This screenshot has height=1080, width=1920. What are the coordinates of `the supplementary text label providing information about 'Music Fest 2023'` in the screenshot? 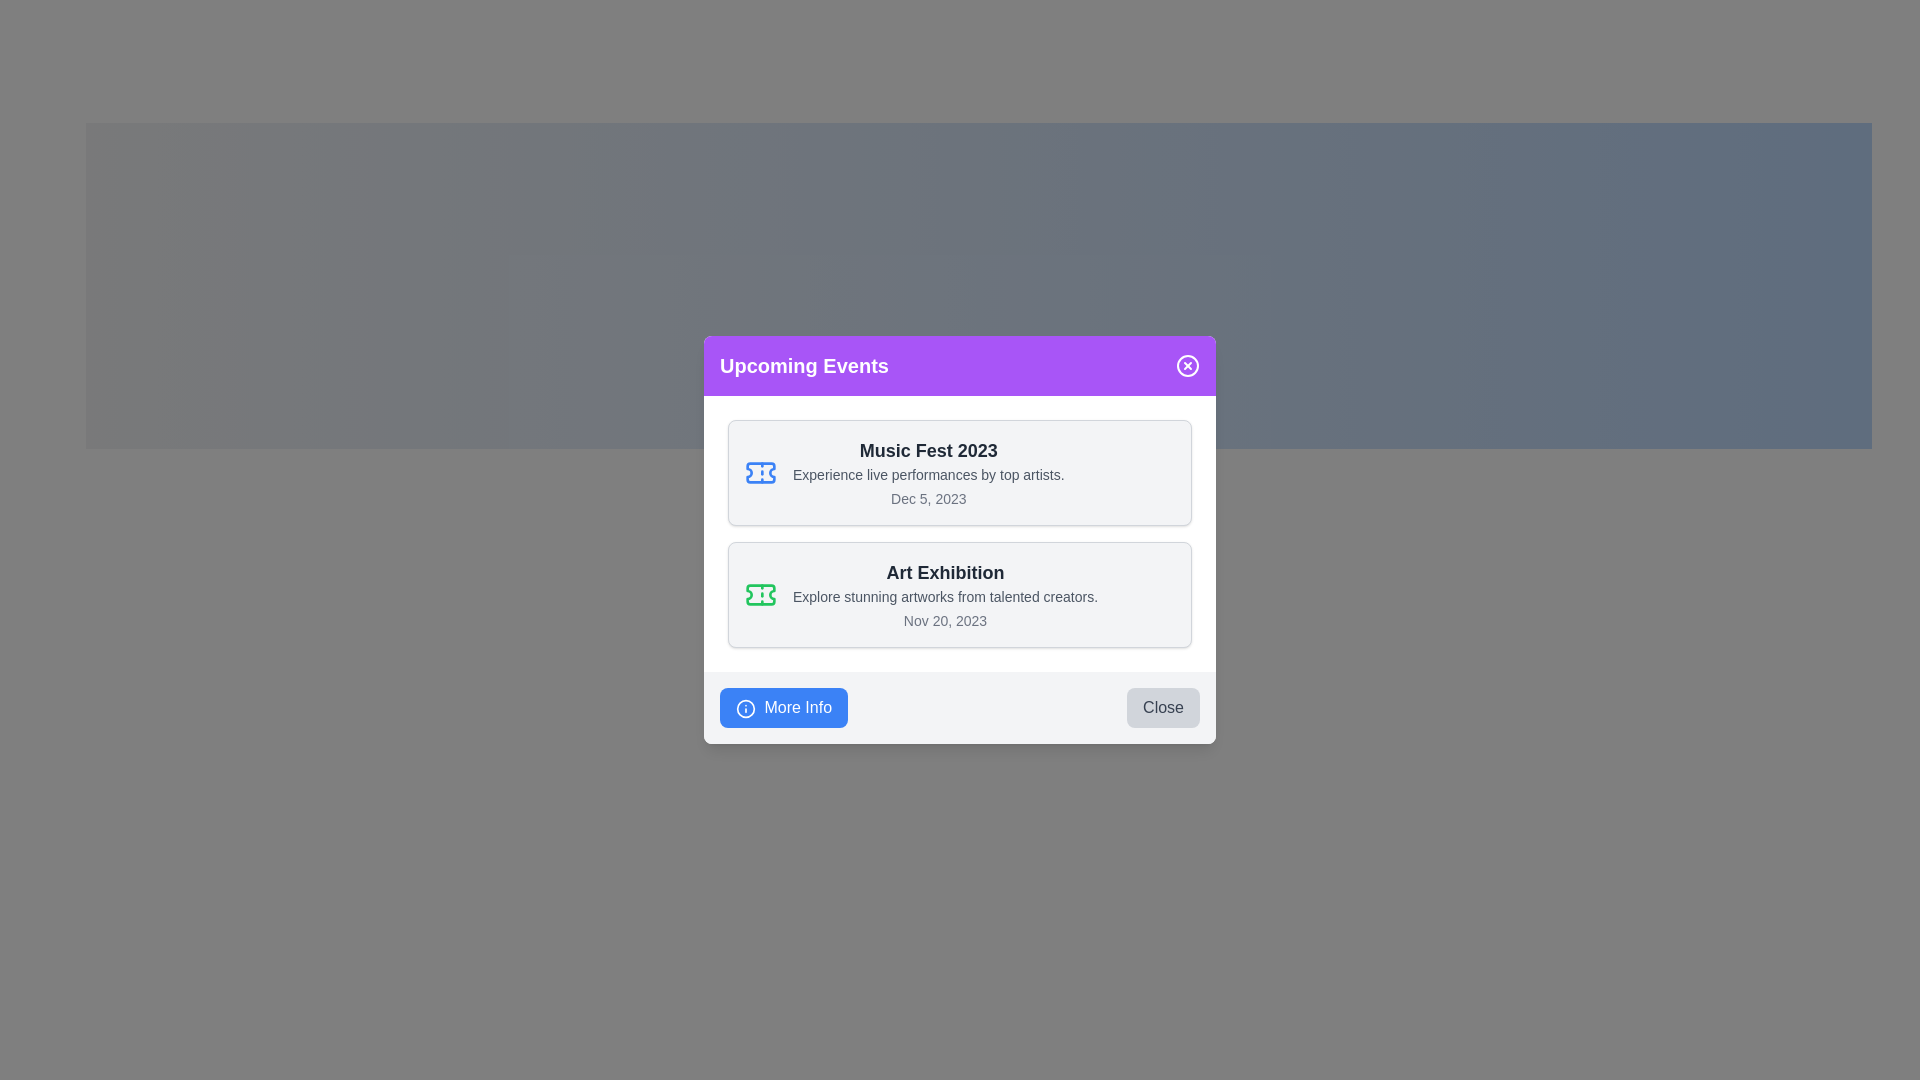 It's located at (927, 474).